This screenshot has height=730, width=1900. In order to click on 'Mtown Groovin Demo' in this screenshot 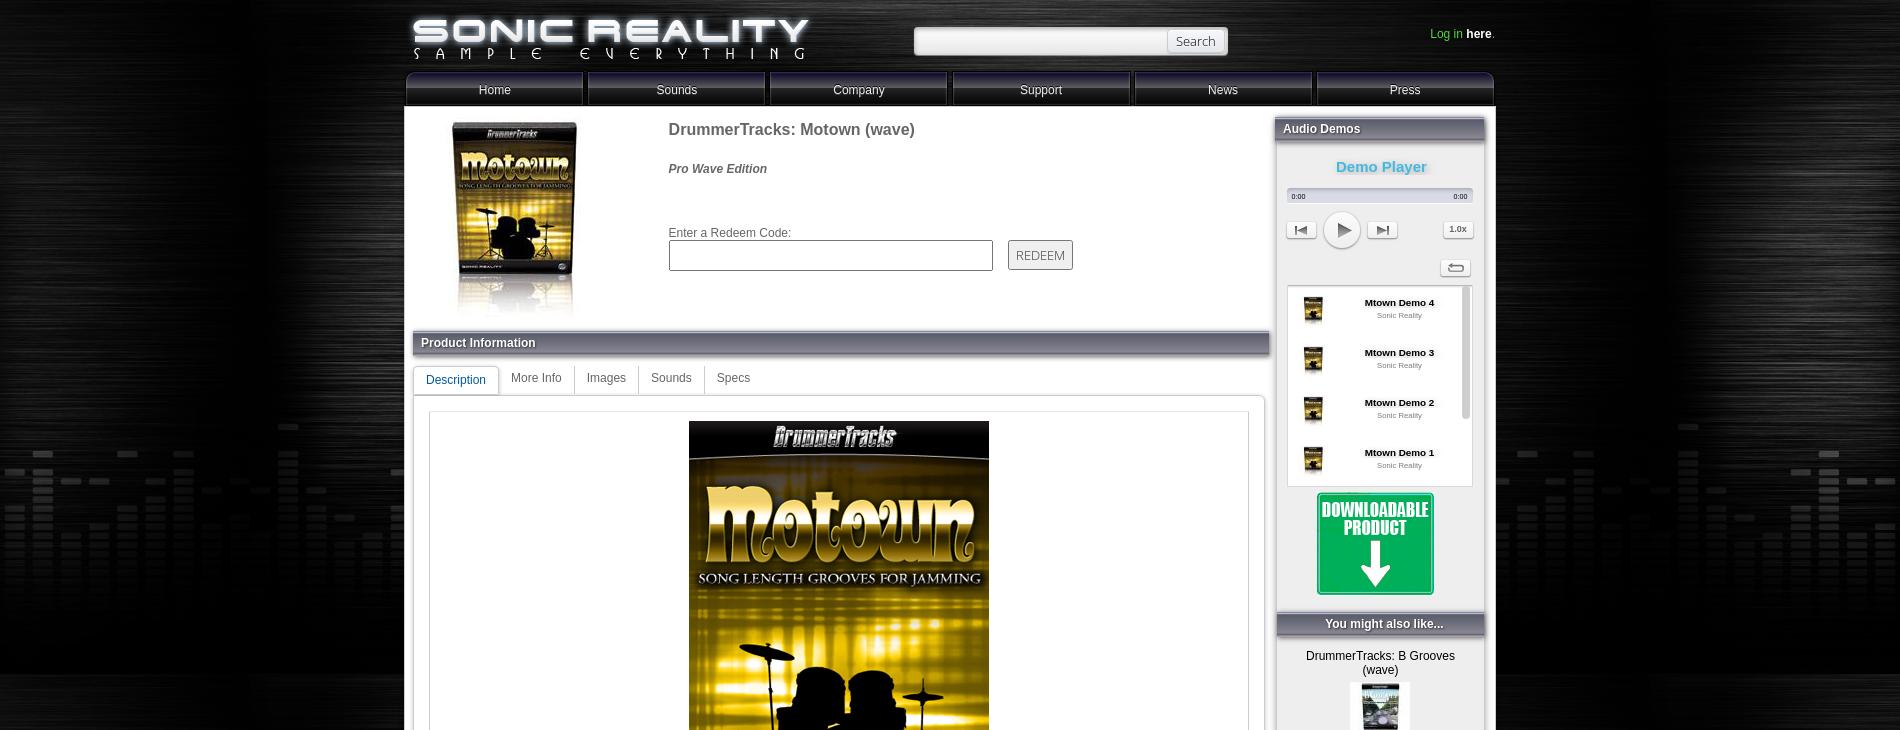, I will do `click(1397, 552)`.